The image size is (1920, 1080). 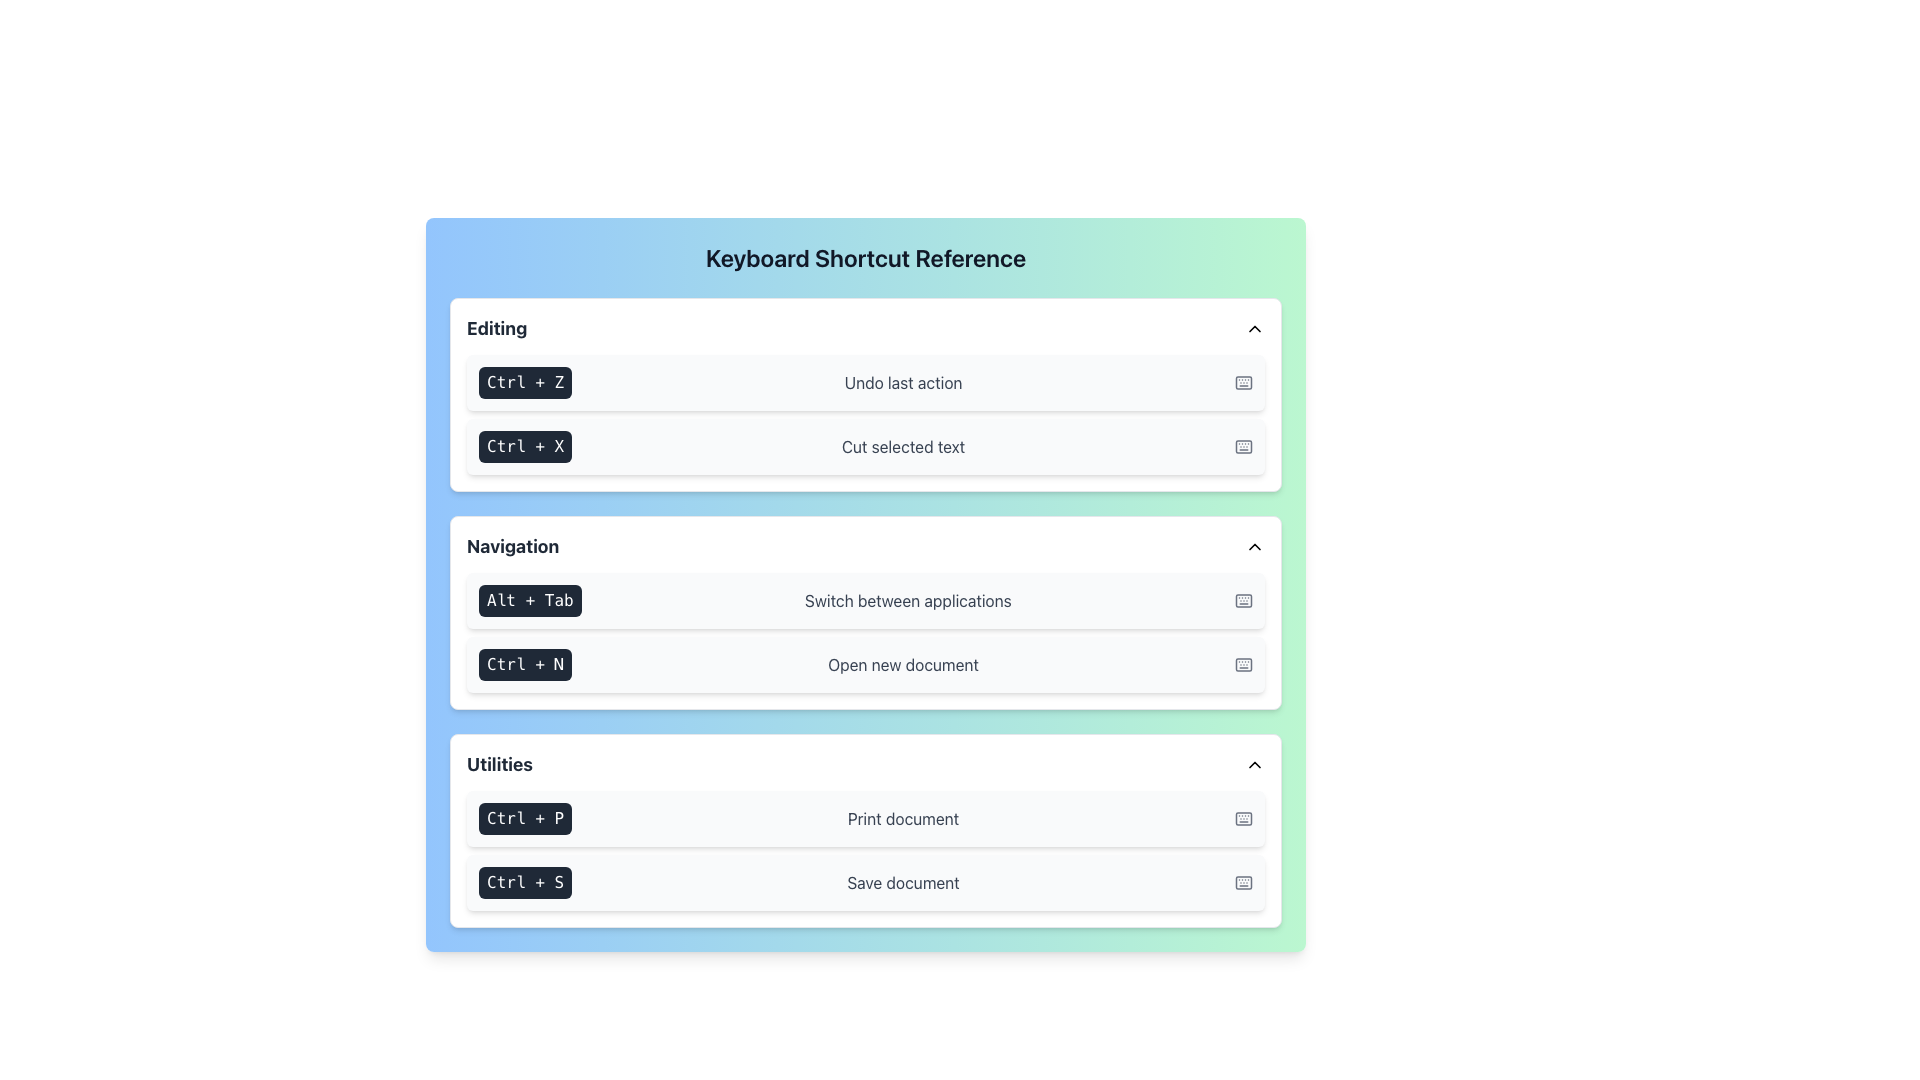 I want to click on the upward chevron icon on the far right side of the 'Utilities' section title bar, so click(x=1253, y=764).